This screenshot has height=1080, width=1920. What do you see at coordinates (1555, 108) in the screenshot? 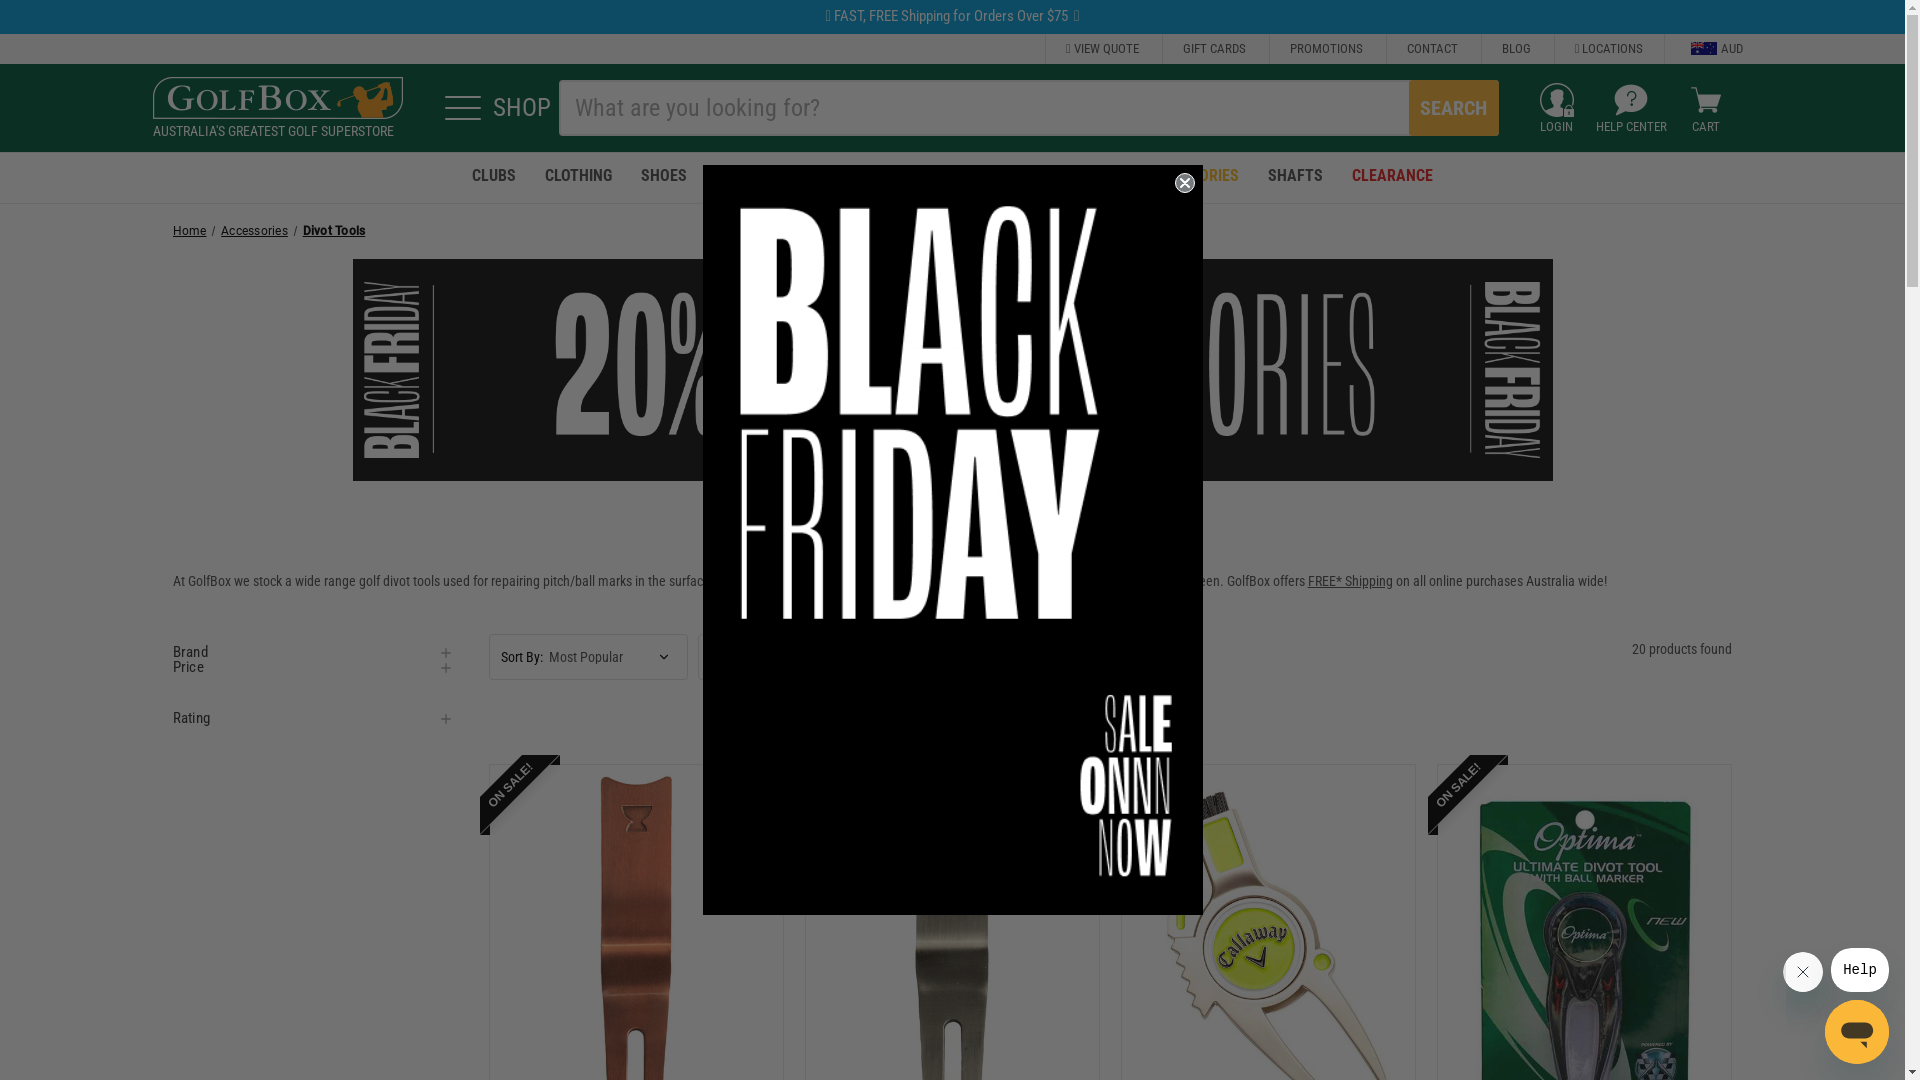
I see `'LOGIN'` at bounding box center [1555, 108].